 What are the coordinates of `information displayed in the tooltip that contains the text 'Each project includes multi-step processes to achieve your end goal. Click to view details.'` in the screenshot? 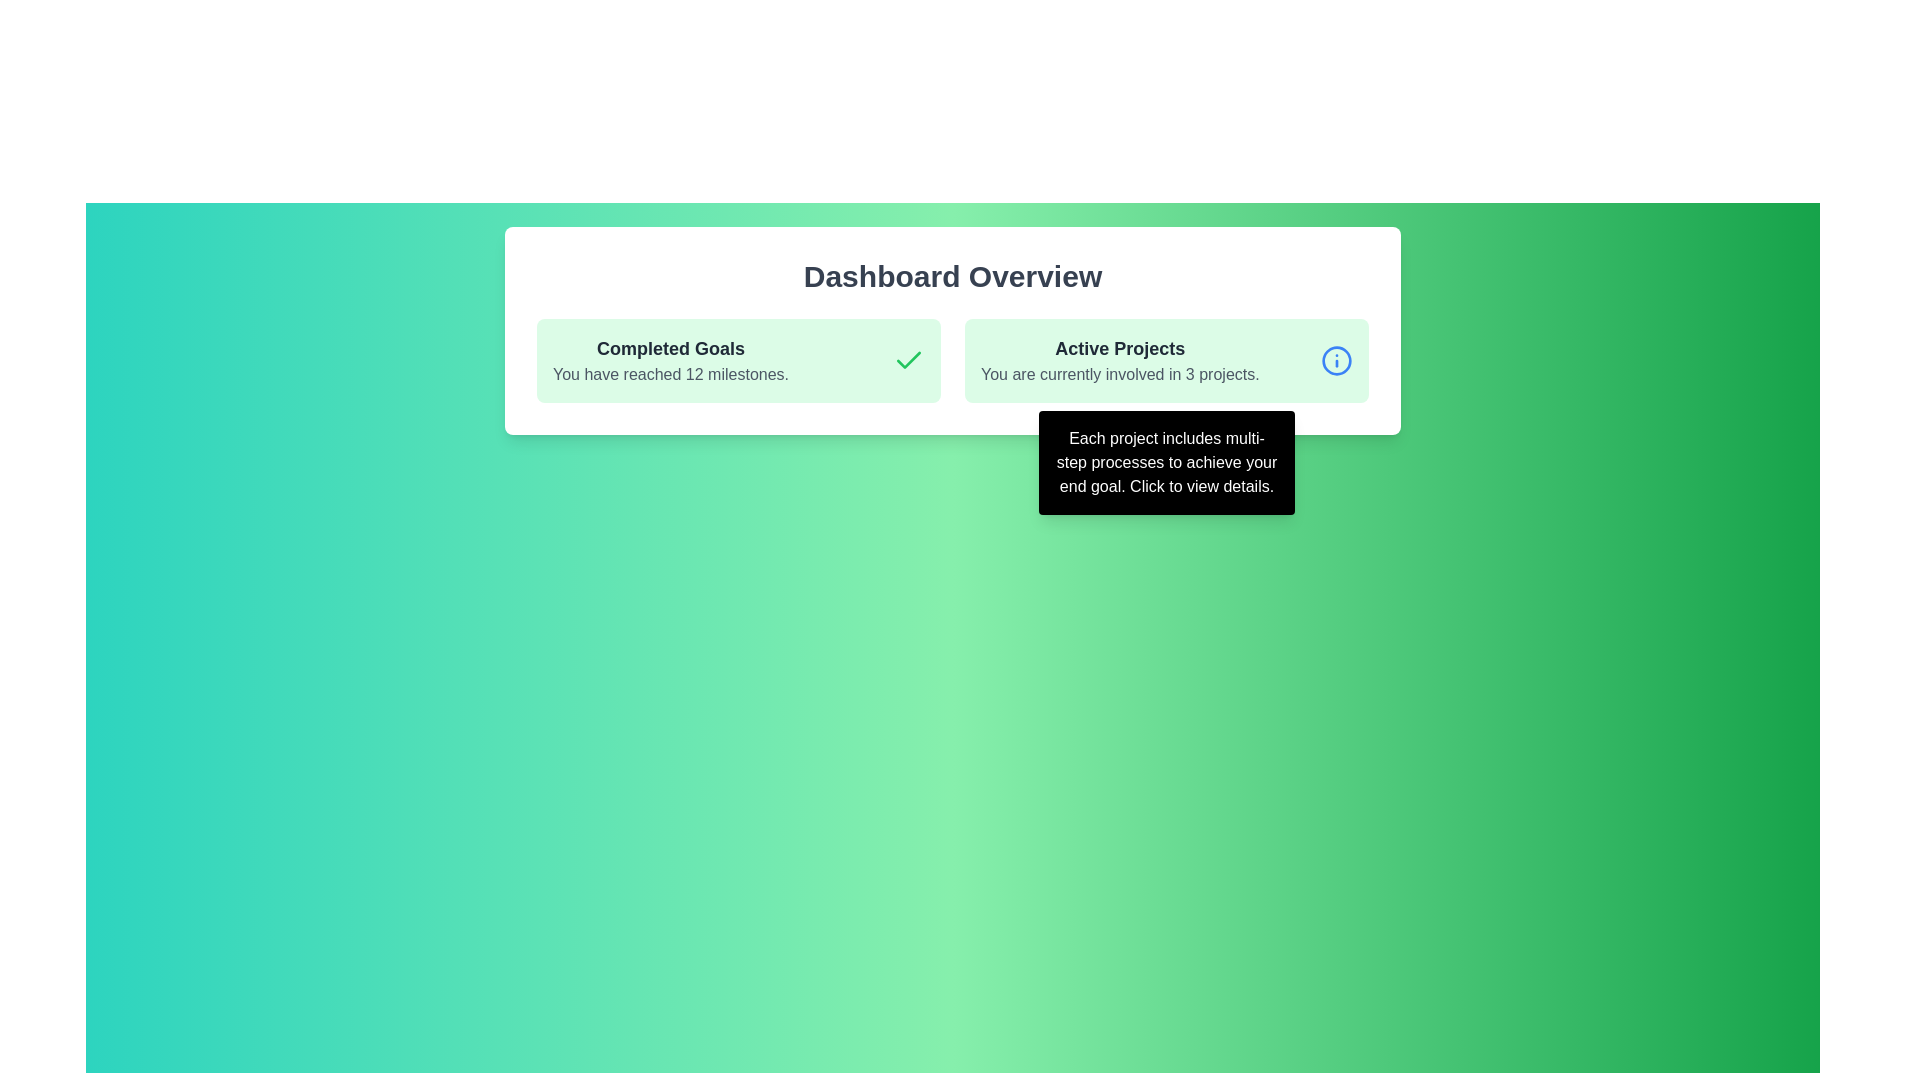 It's located at (1166, 462).